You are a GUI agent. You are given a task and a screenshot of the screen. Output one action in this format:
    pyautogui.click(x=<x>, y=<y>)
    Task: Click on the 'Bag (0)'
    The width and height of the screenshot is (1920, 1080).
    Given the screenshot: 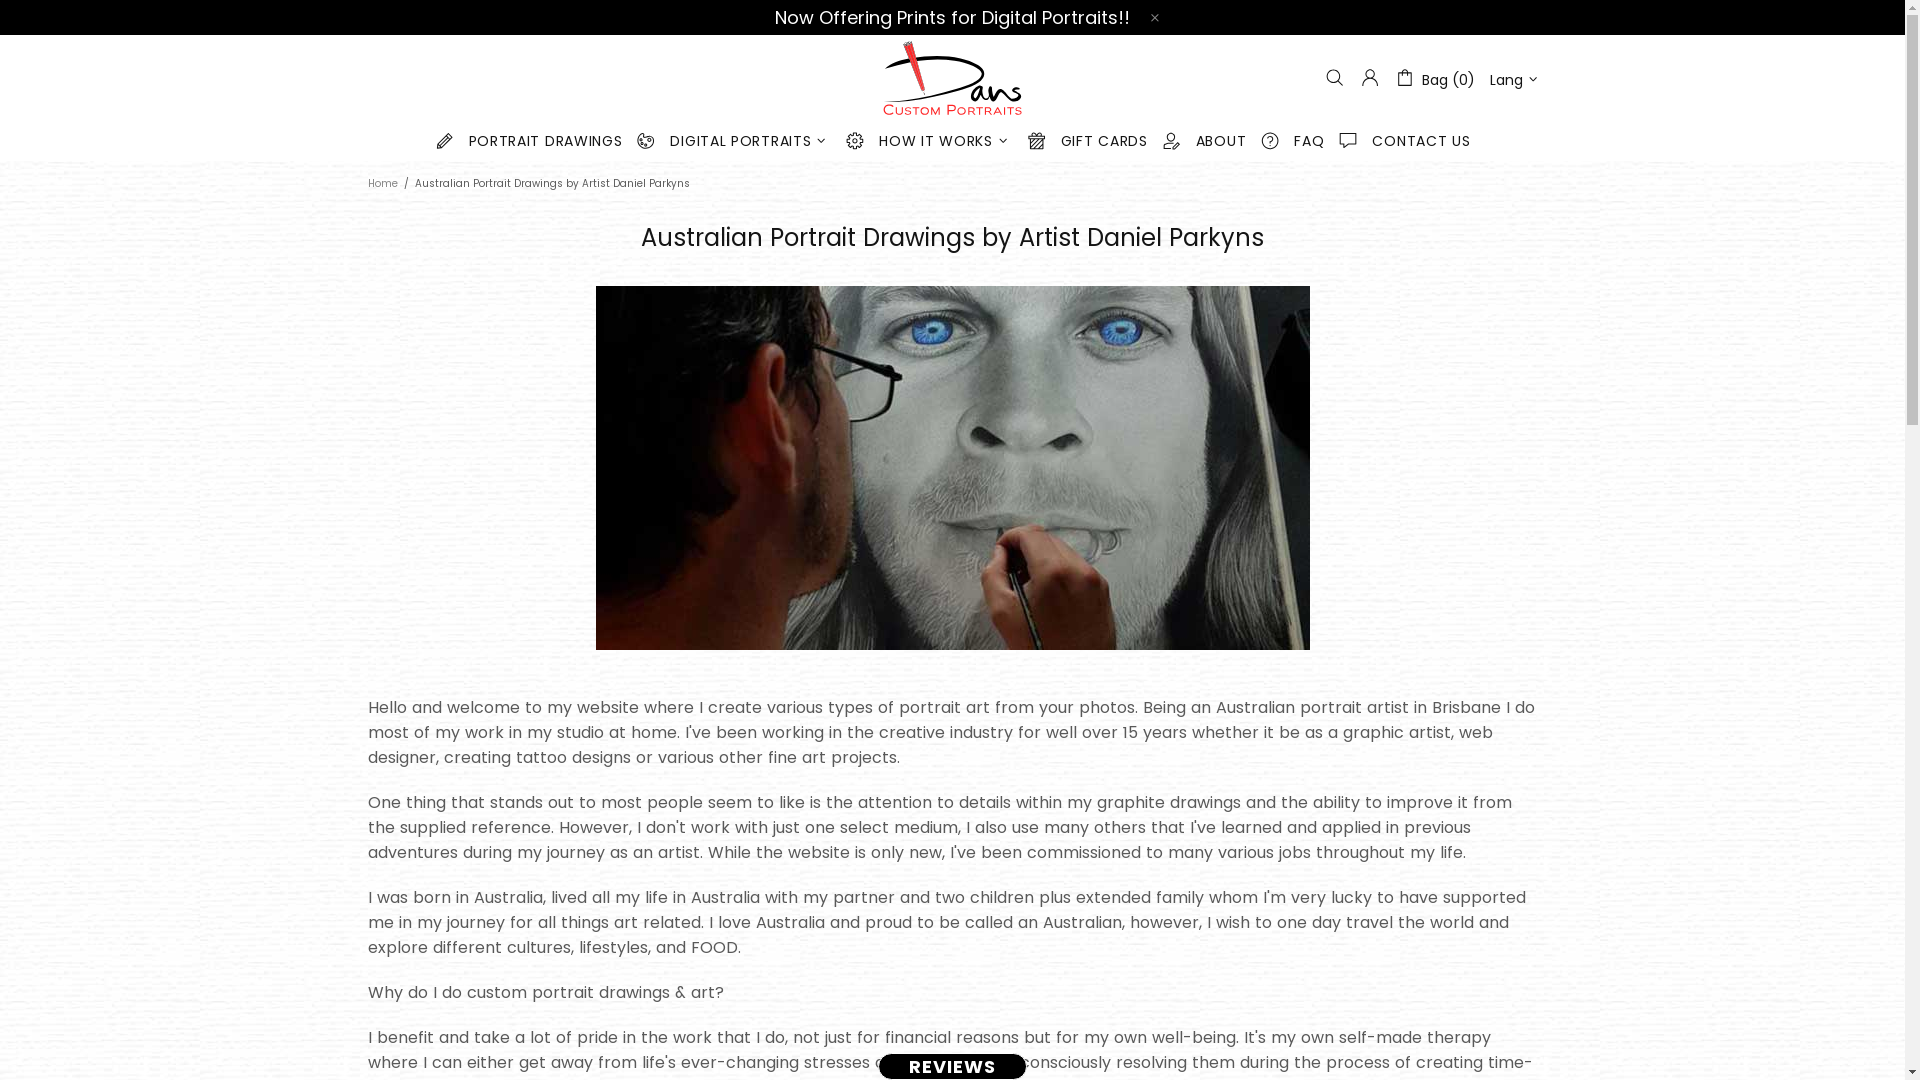 What is the action you would take?
    pyautogui.click(x=1433, y=76)
    